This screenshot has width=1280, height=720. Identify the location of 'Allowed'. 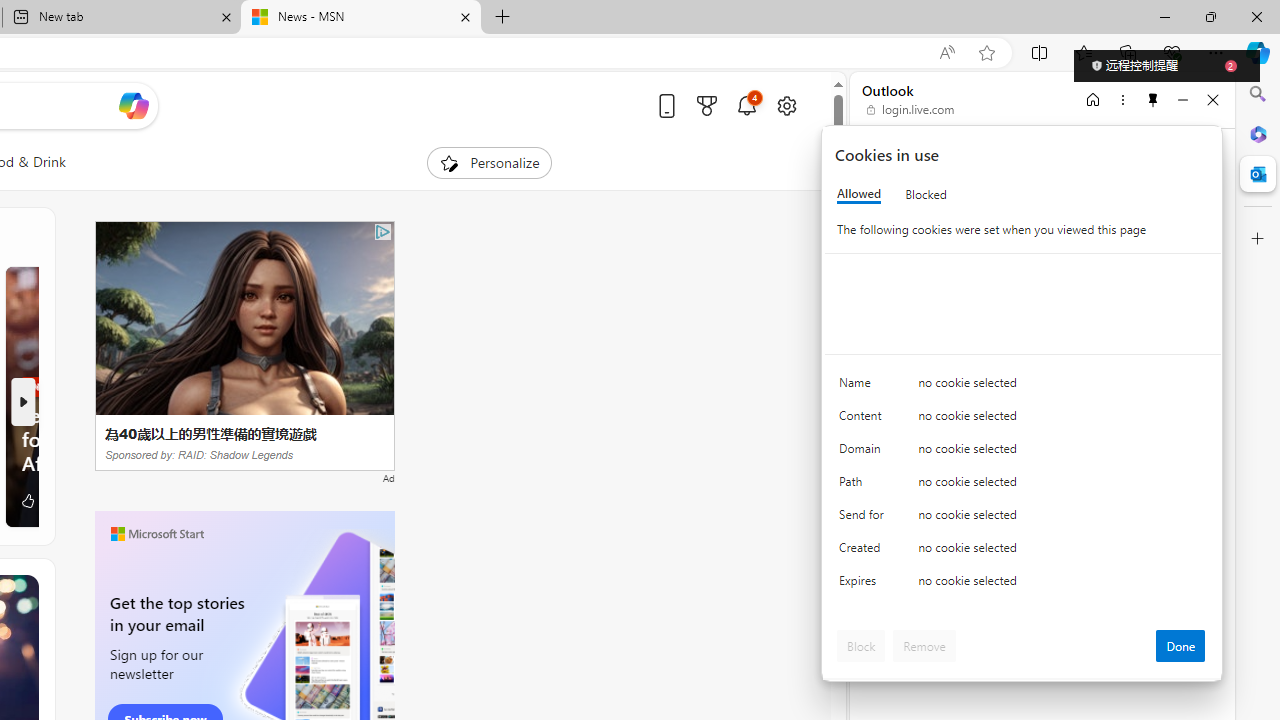
(859, 194).